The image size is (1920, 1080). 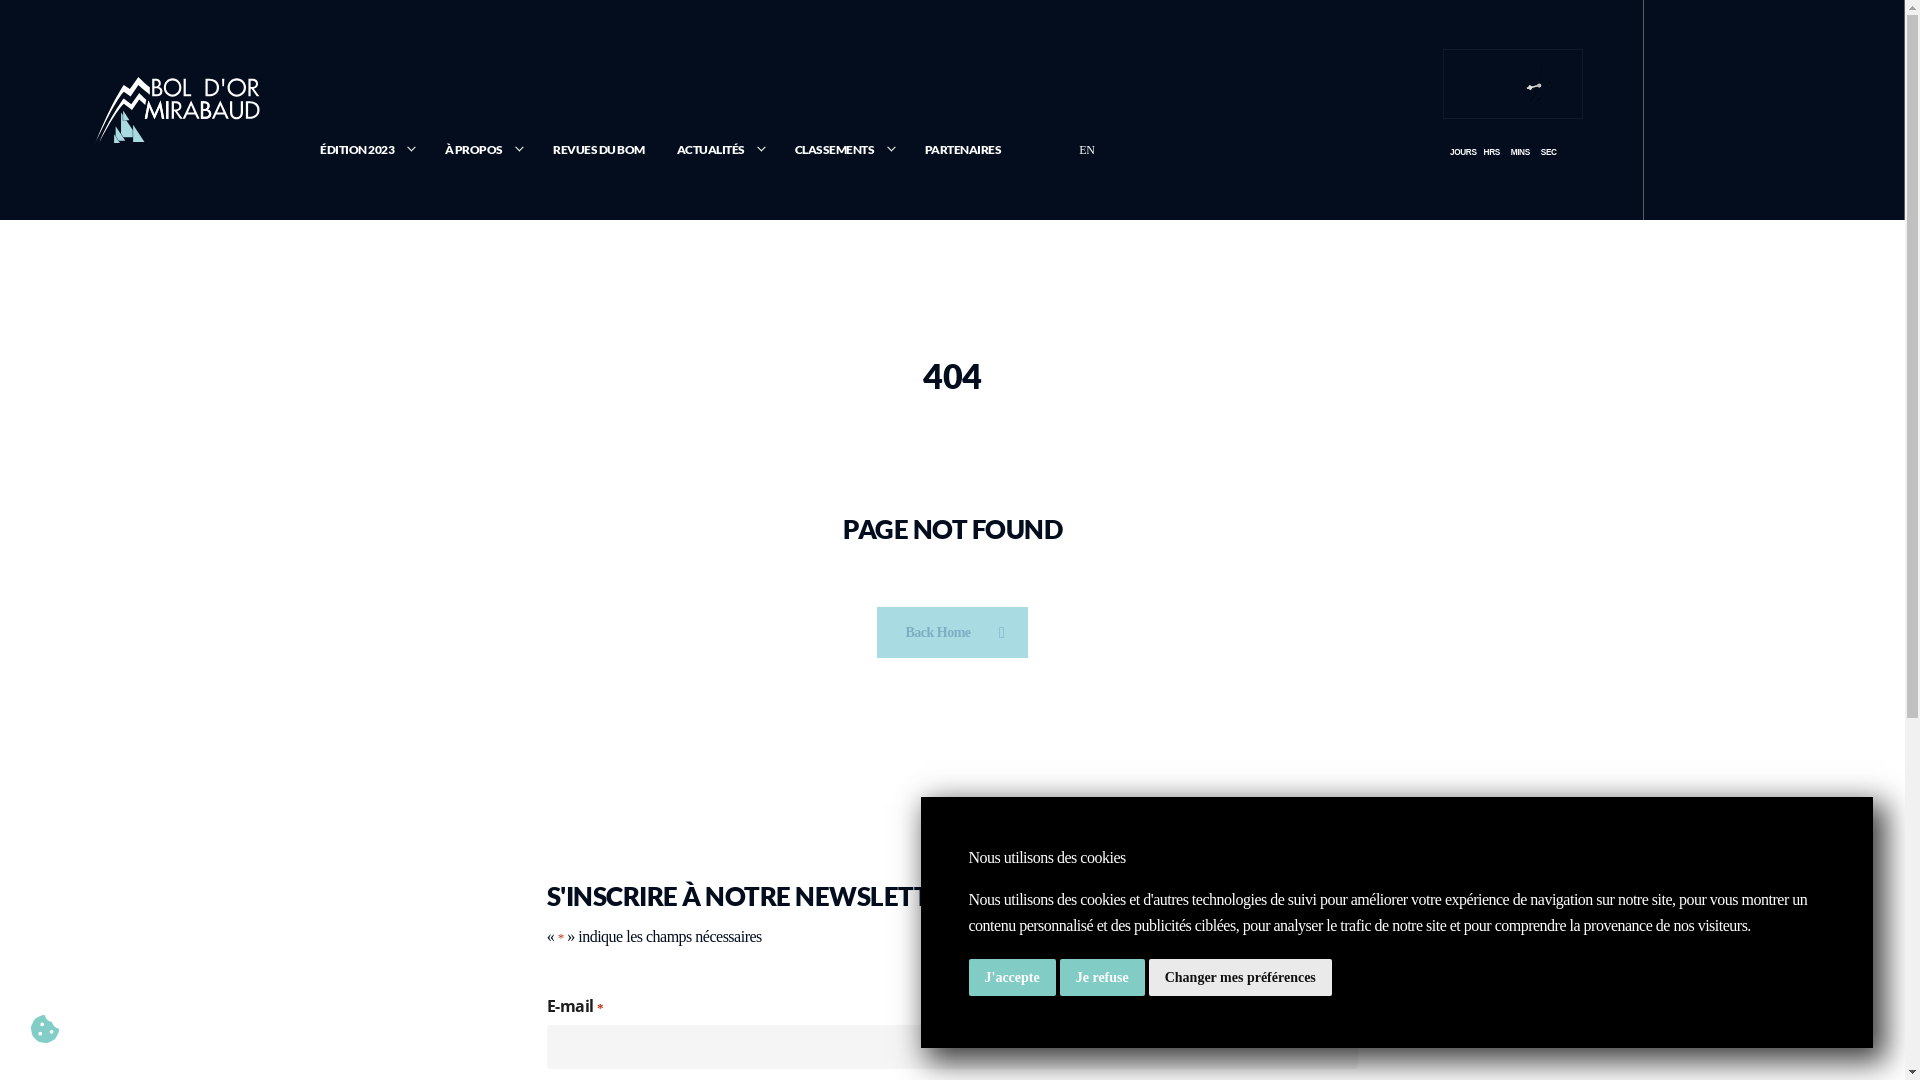 I want to click on 'Je refuse', so click(x=1059, y=976).